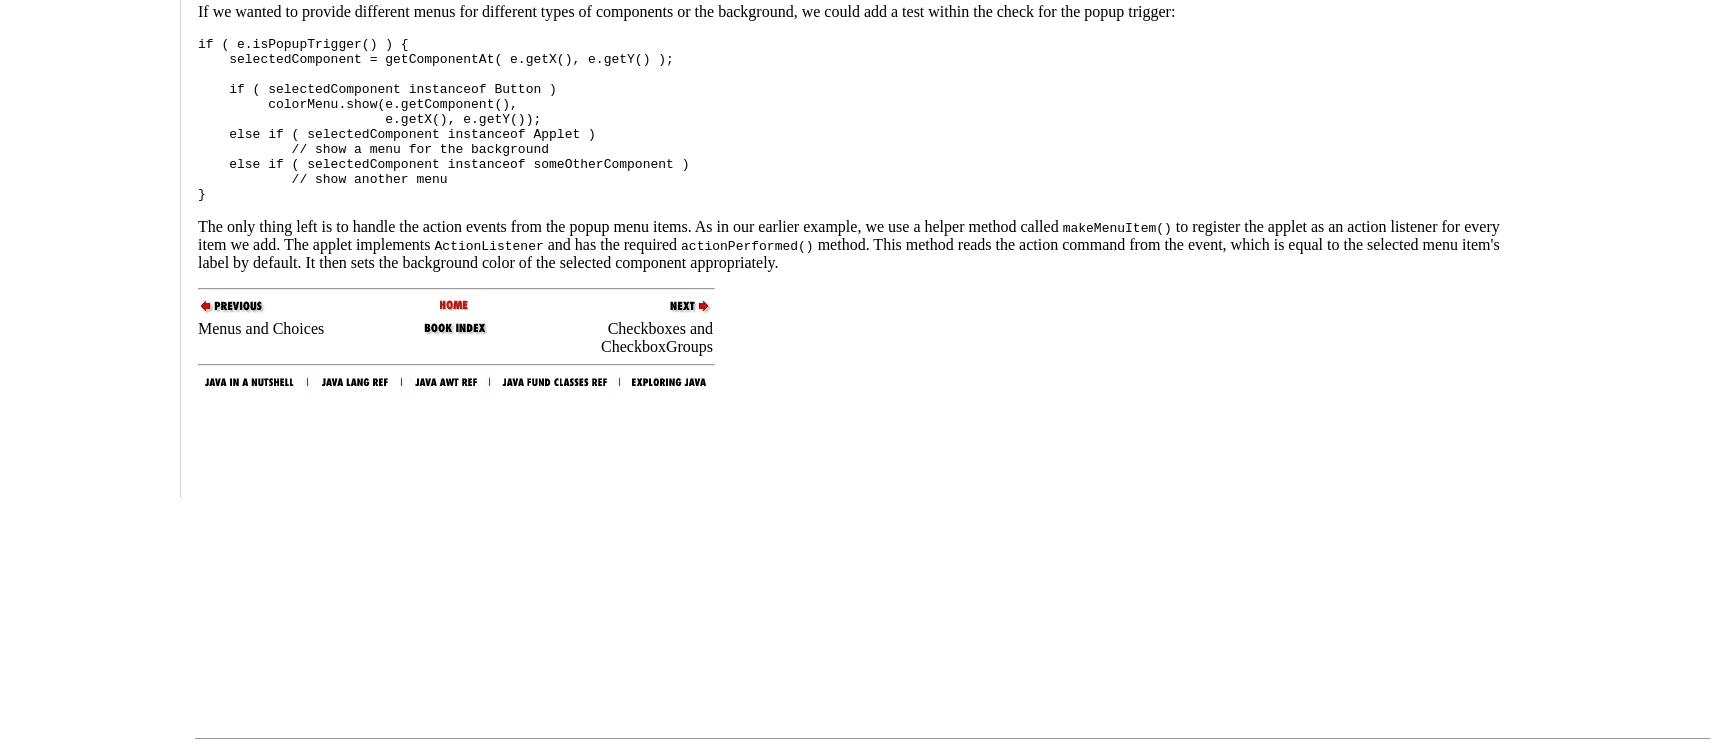 This screenshot has width=1716, height=751. I want to click on 'makeMenuItem()', so click(1115, 227).